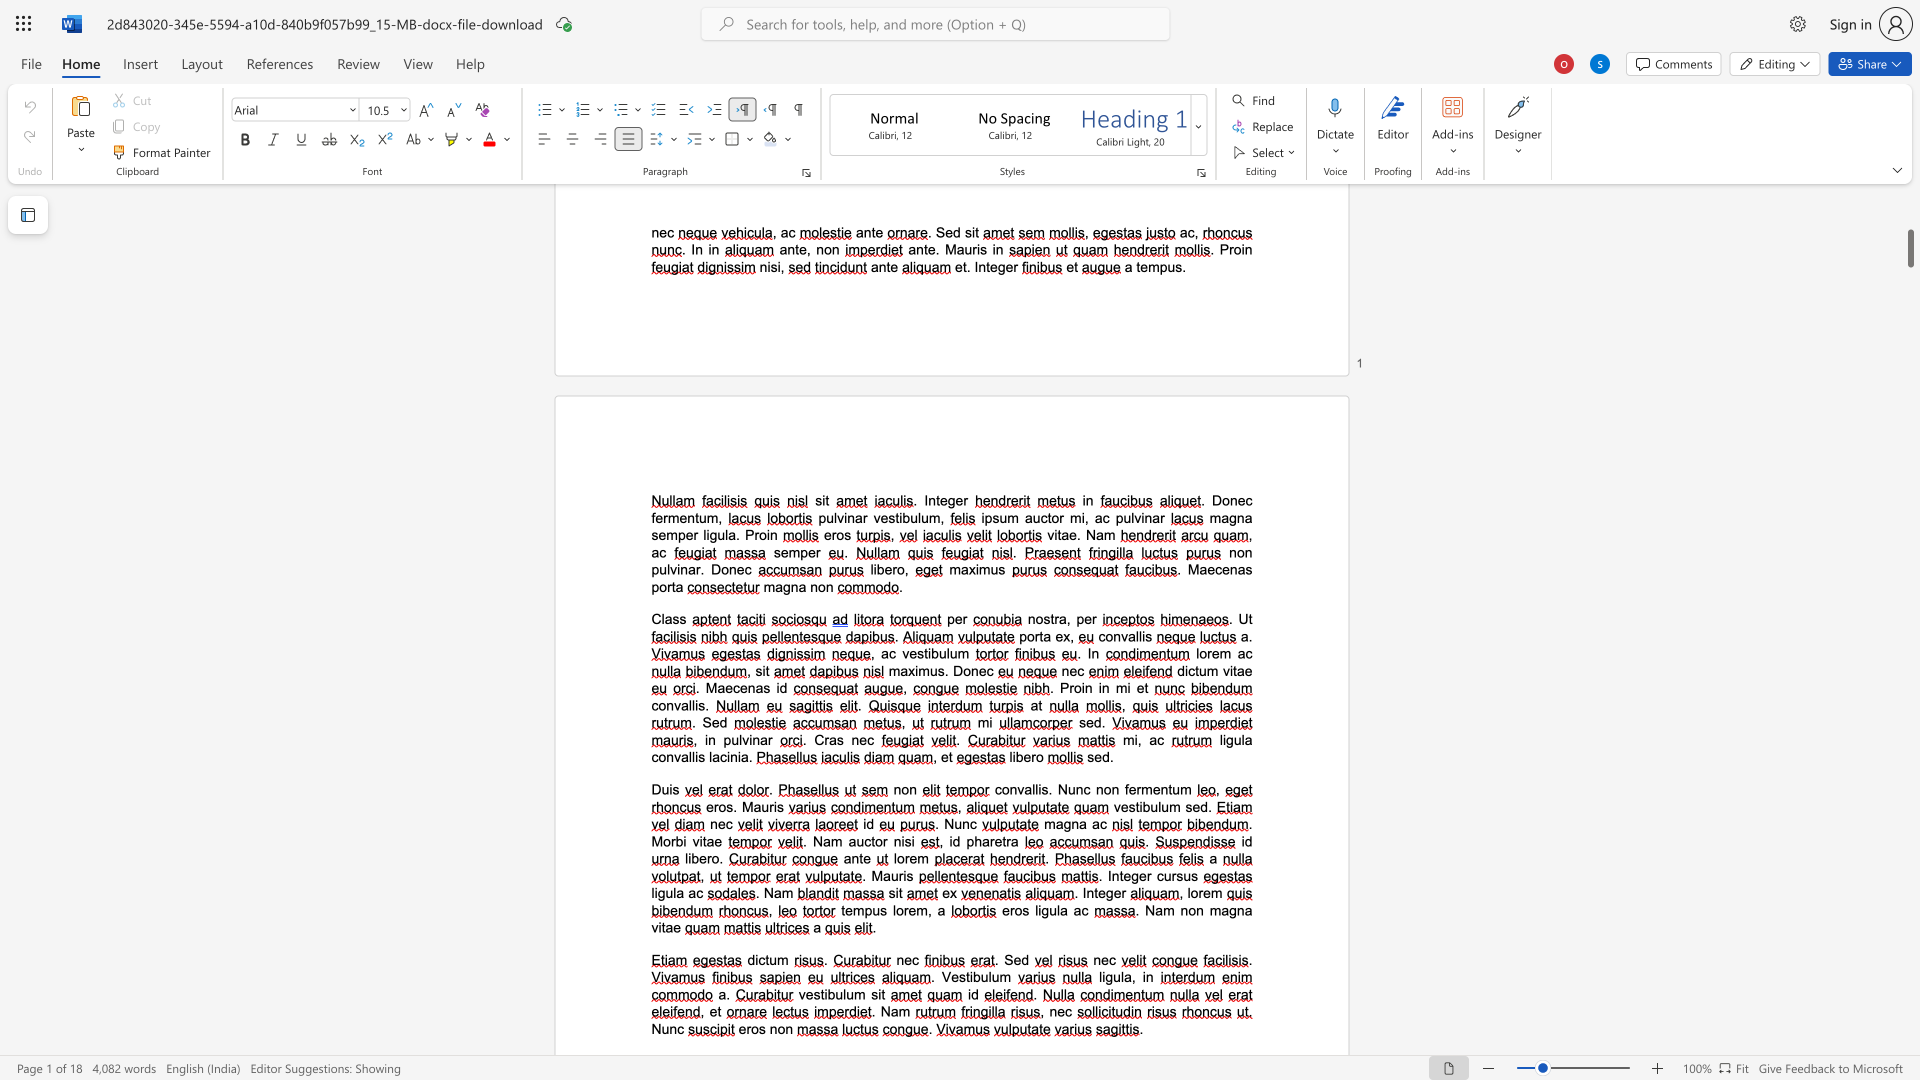 The height and width of the screenshot is (1080, 1920). What do you see at coordinates (776, 805) in the screenshot?
I see `the space between the continuous character "i" and "s" in the text` at bounding box center [776, 805].